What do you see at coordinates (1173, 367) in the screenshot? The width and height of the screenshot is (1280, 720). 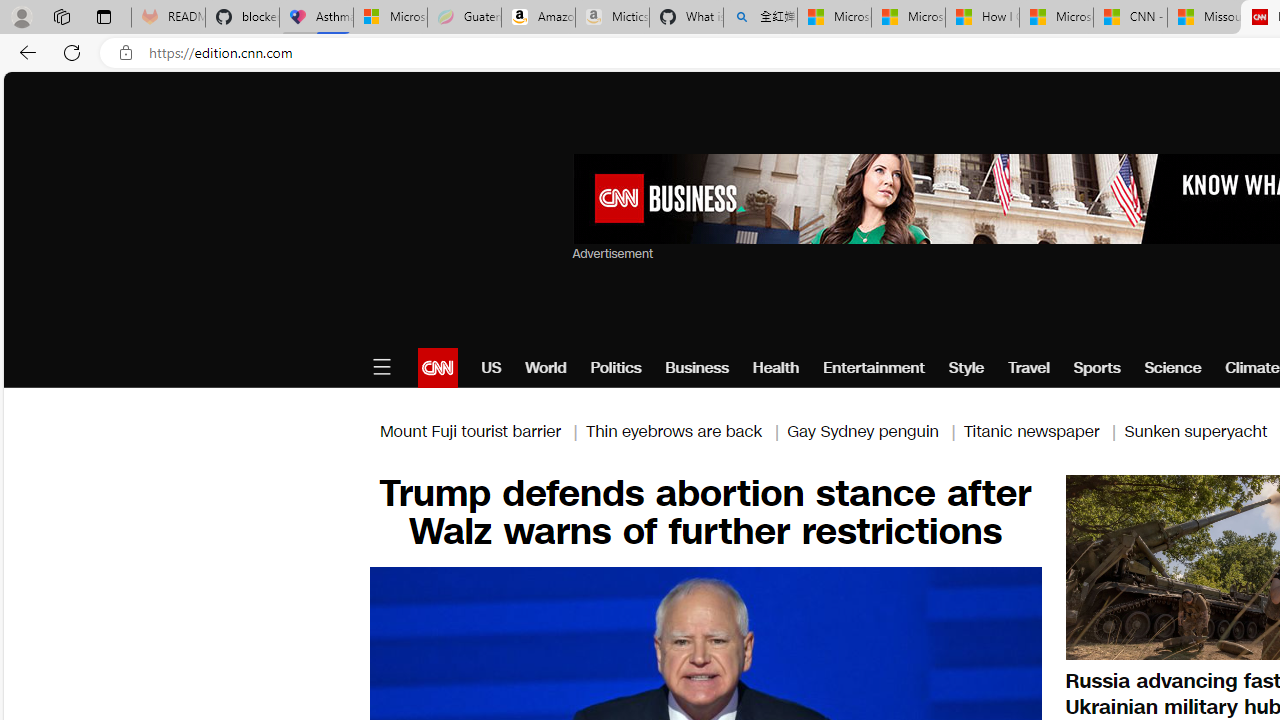 I see `'Science'` at bounding box center [1173, 367].